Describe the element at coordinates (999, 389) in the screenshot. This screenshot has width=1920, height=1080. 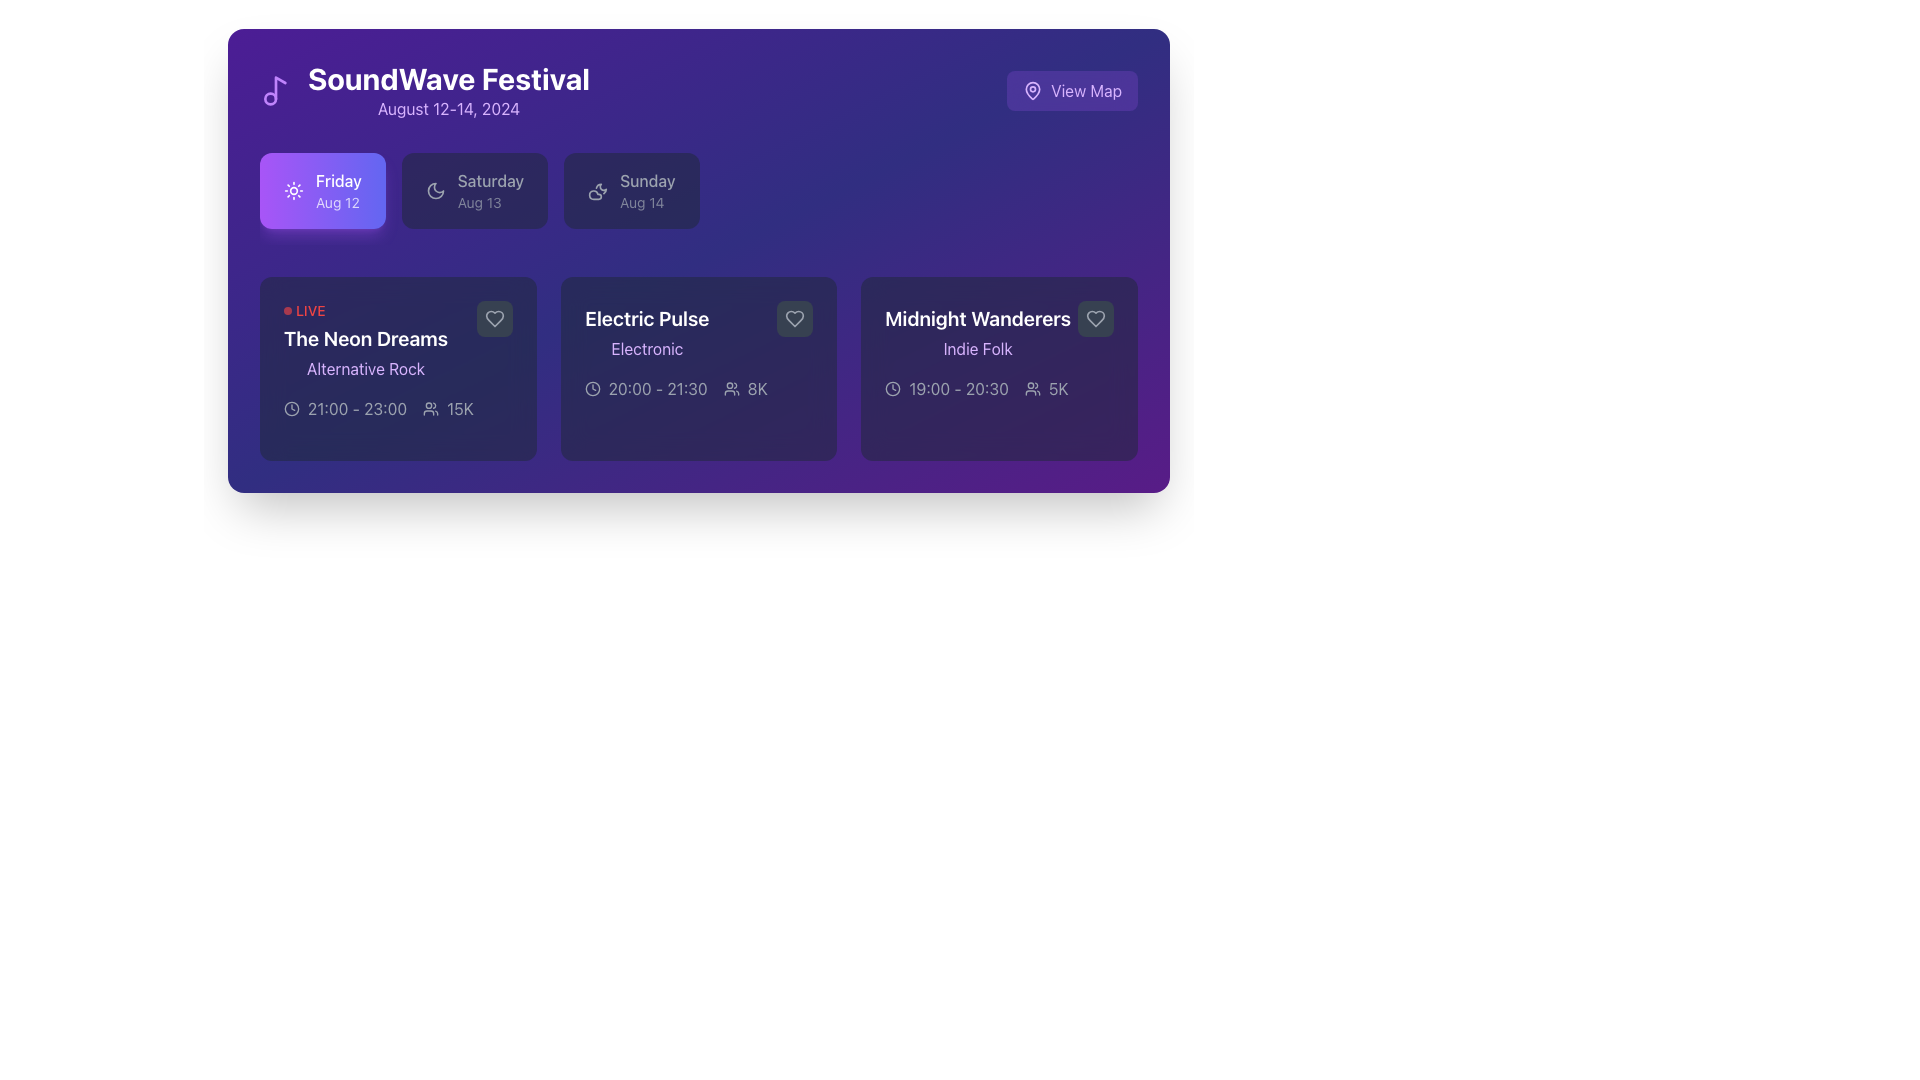
I see `event details from the text information element displaying '19:00 - 20:30' and '5K' with icons, located at the bottom of the event card for 'Midnight Wanderers'` at that location.